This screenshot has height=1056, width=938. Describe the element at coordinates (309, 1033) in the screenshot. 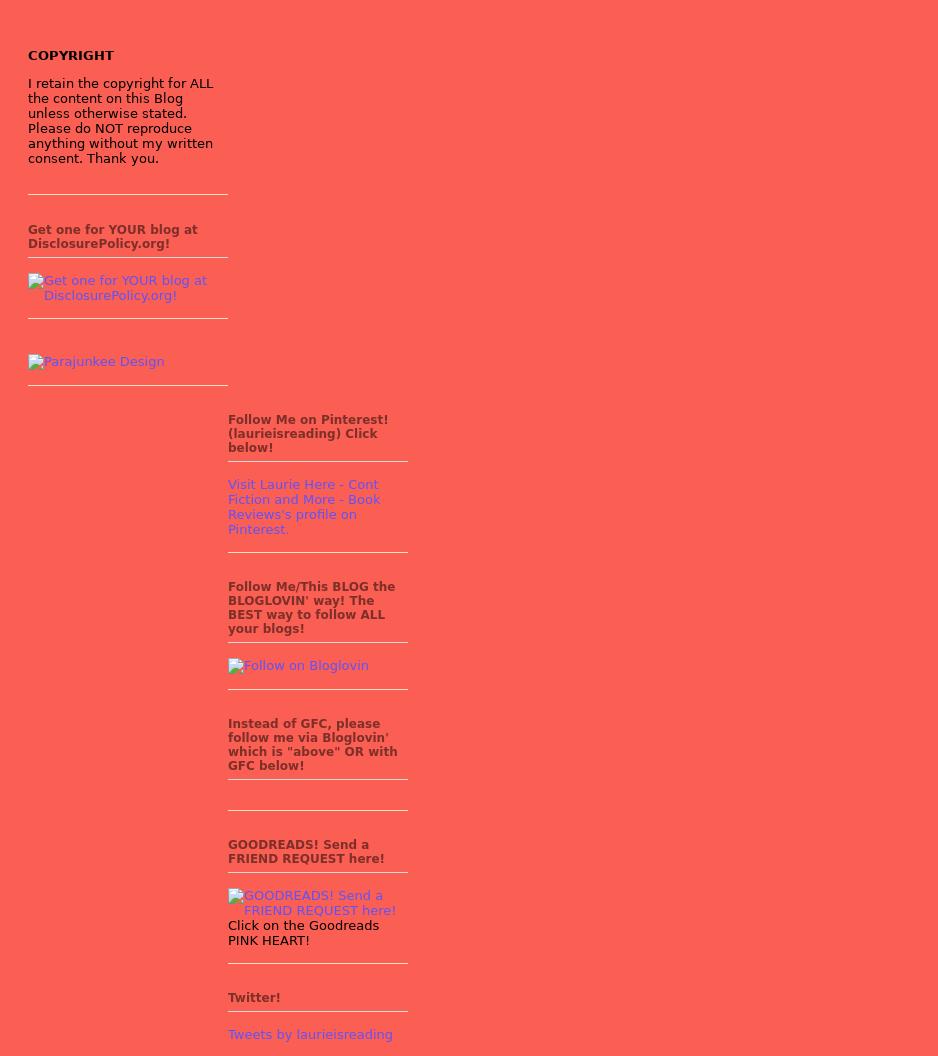

I see `'Tweets by laurieisreading'` at that location.